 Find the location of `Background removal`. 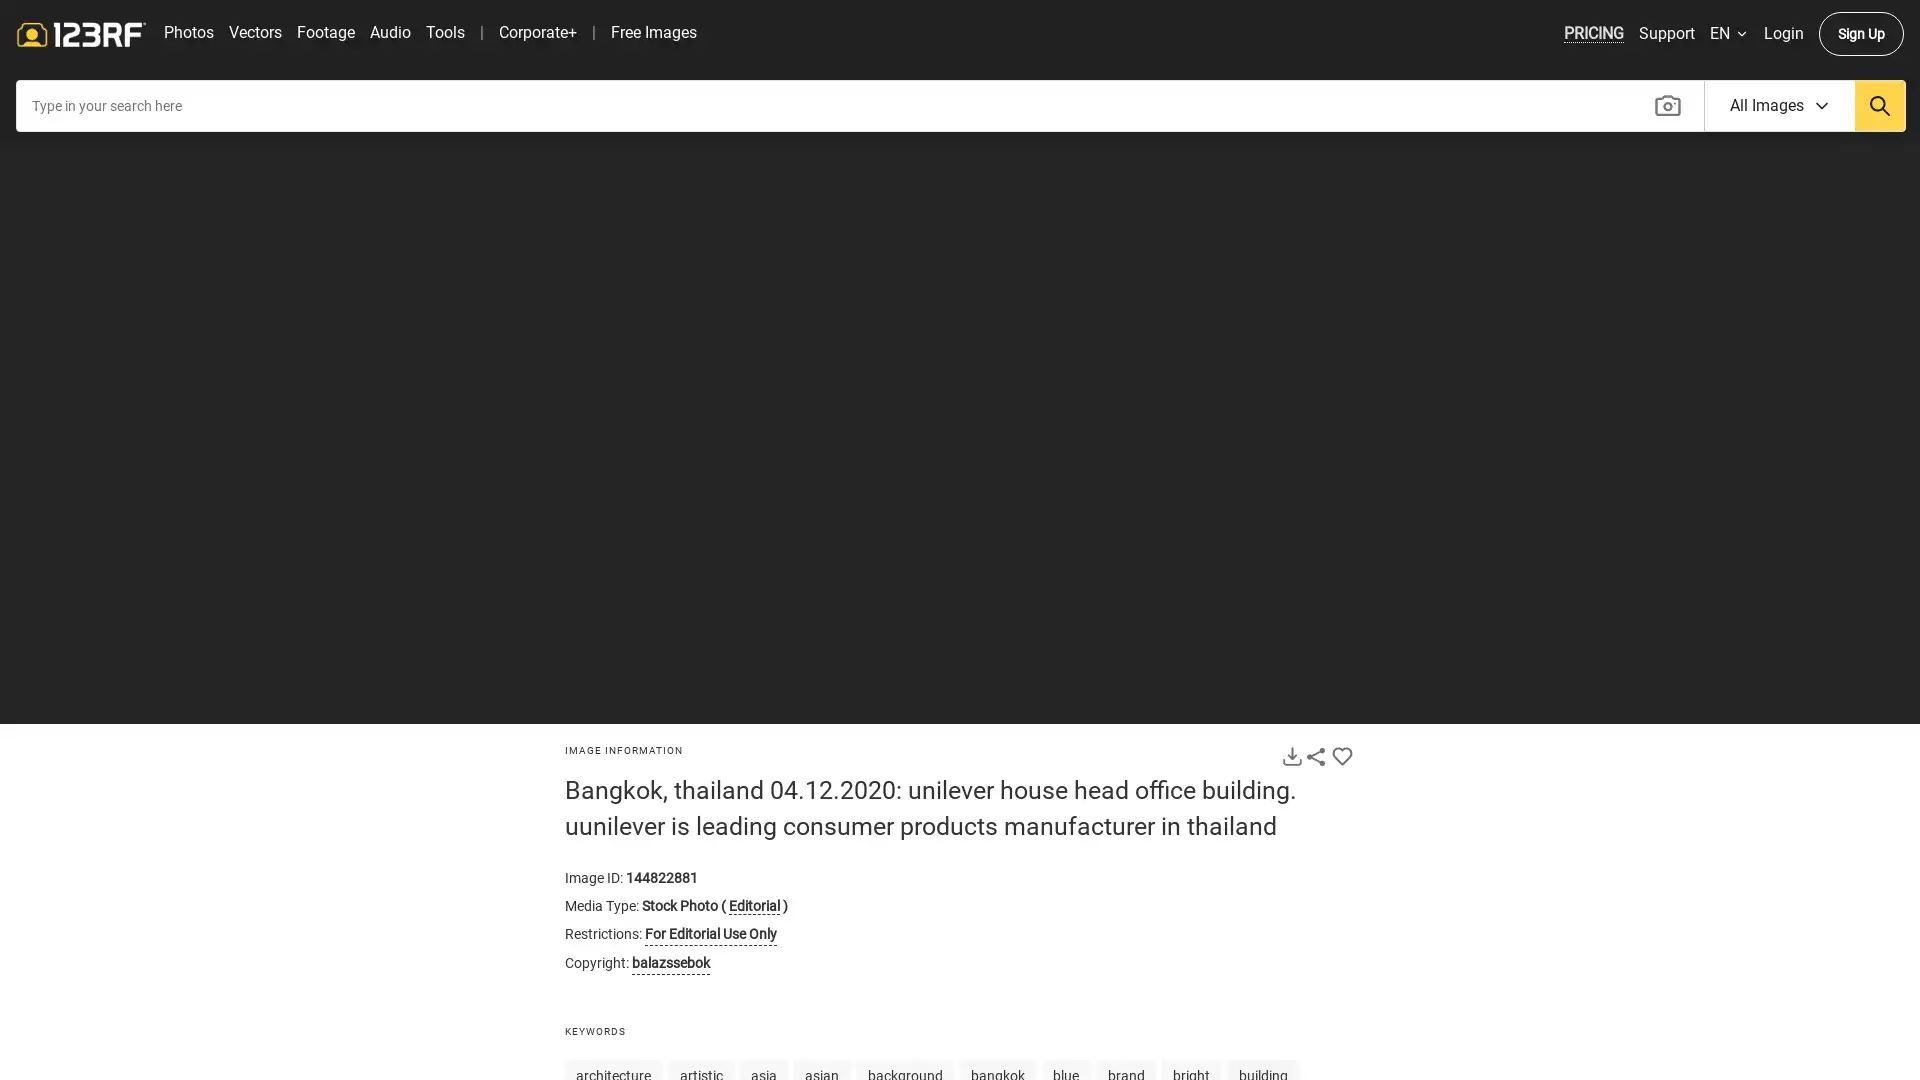

Background removal is located at coordinates (38, 527).